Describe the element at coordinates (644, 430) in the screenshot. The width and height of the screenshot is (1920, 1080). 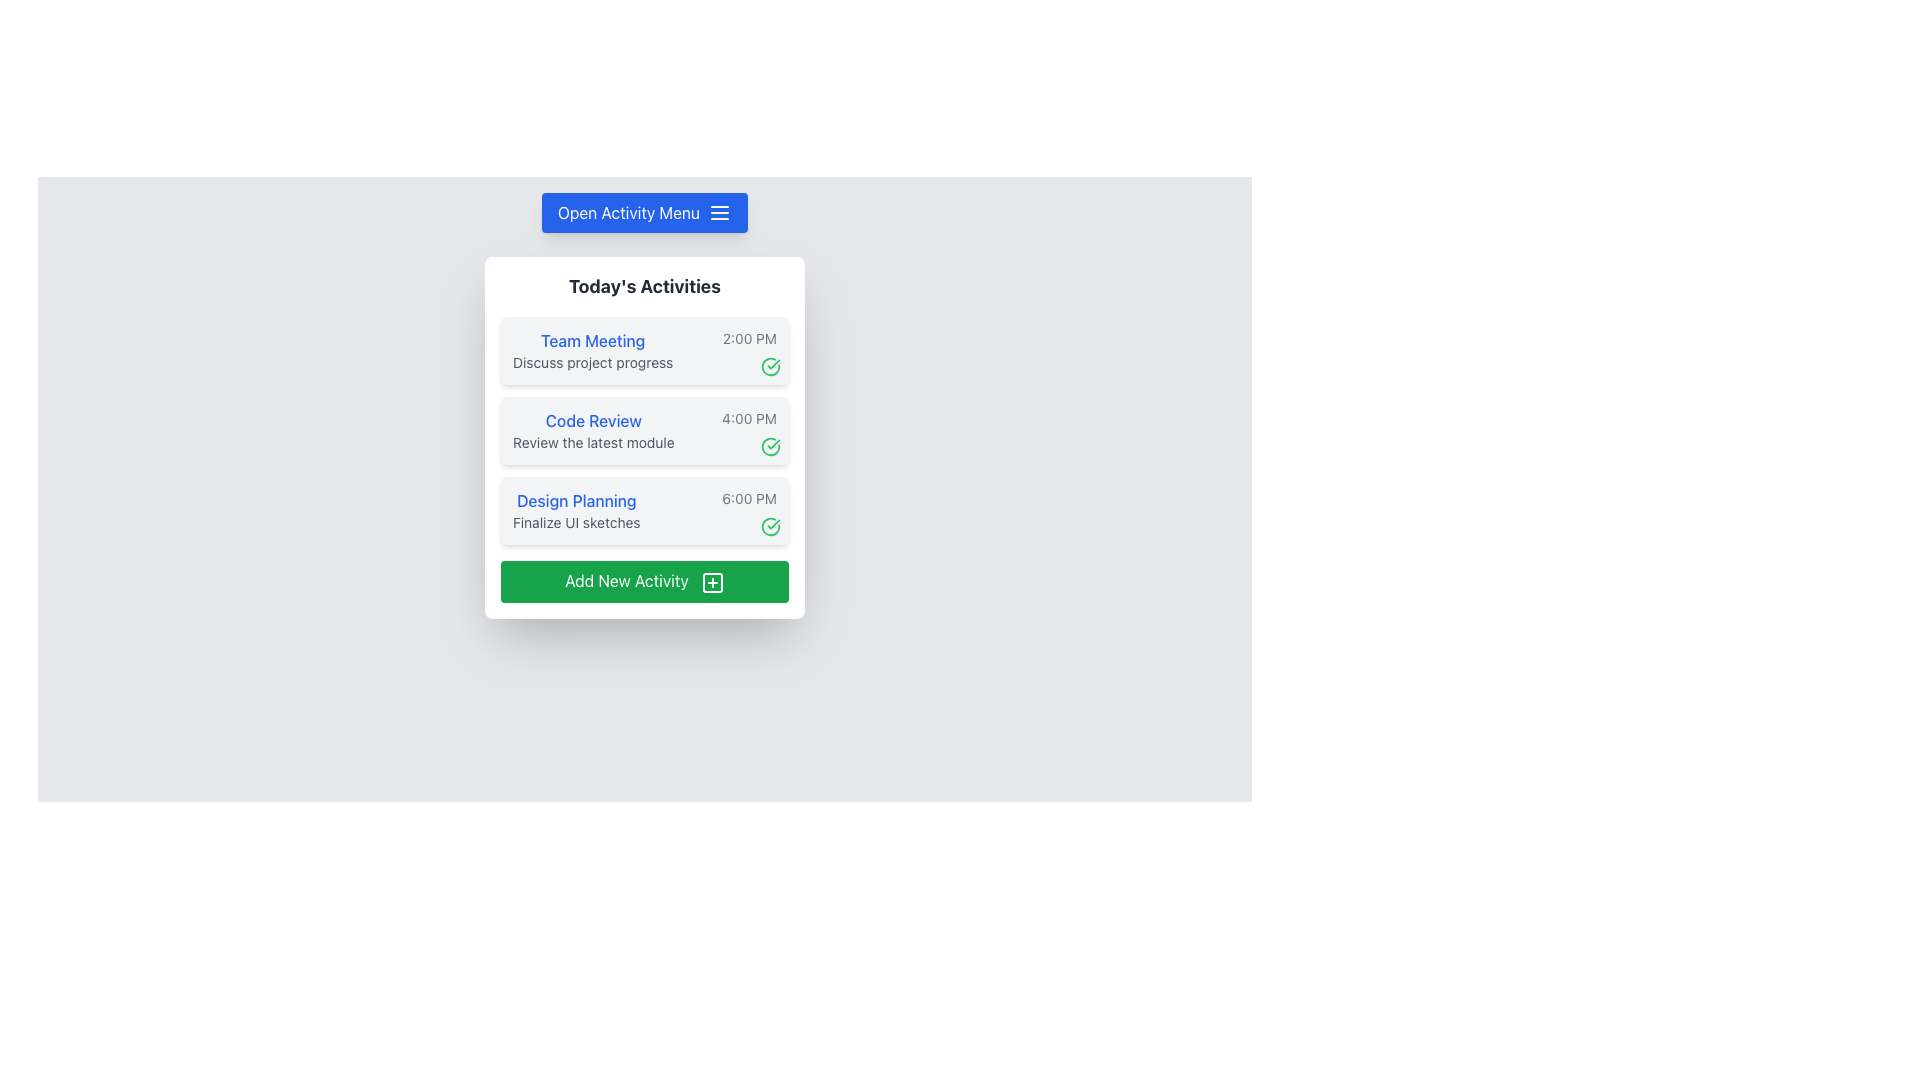
I see `the task entry titled 'Code Review' scheduled for 4:00 PM` at that location.